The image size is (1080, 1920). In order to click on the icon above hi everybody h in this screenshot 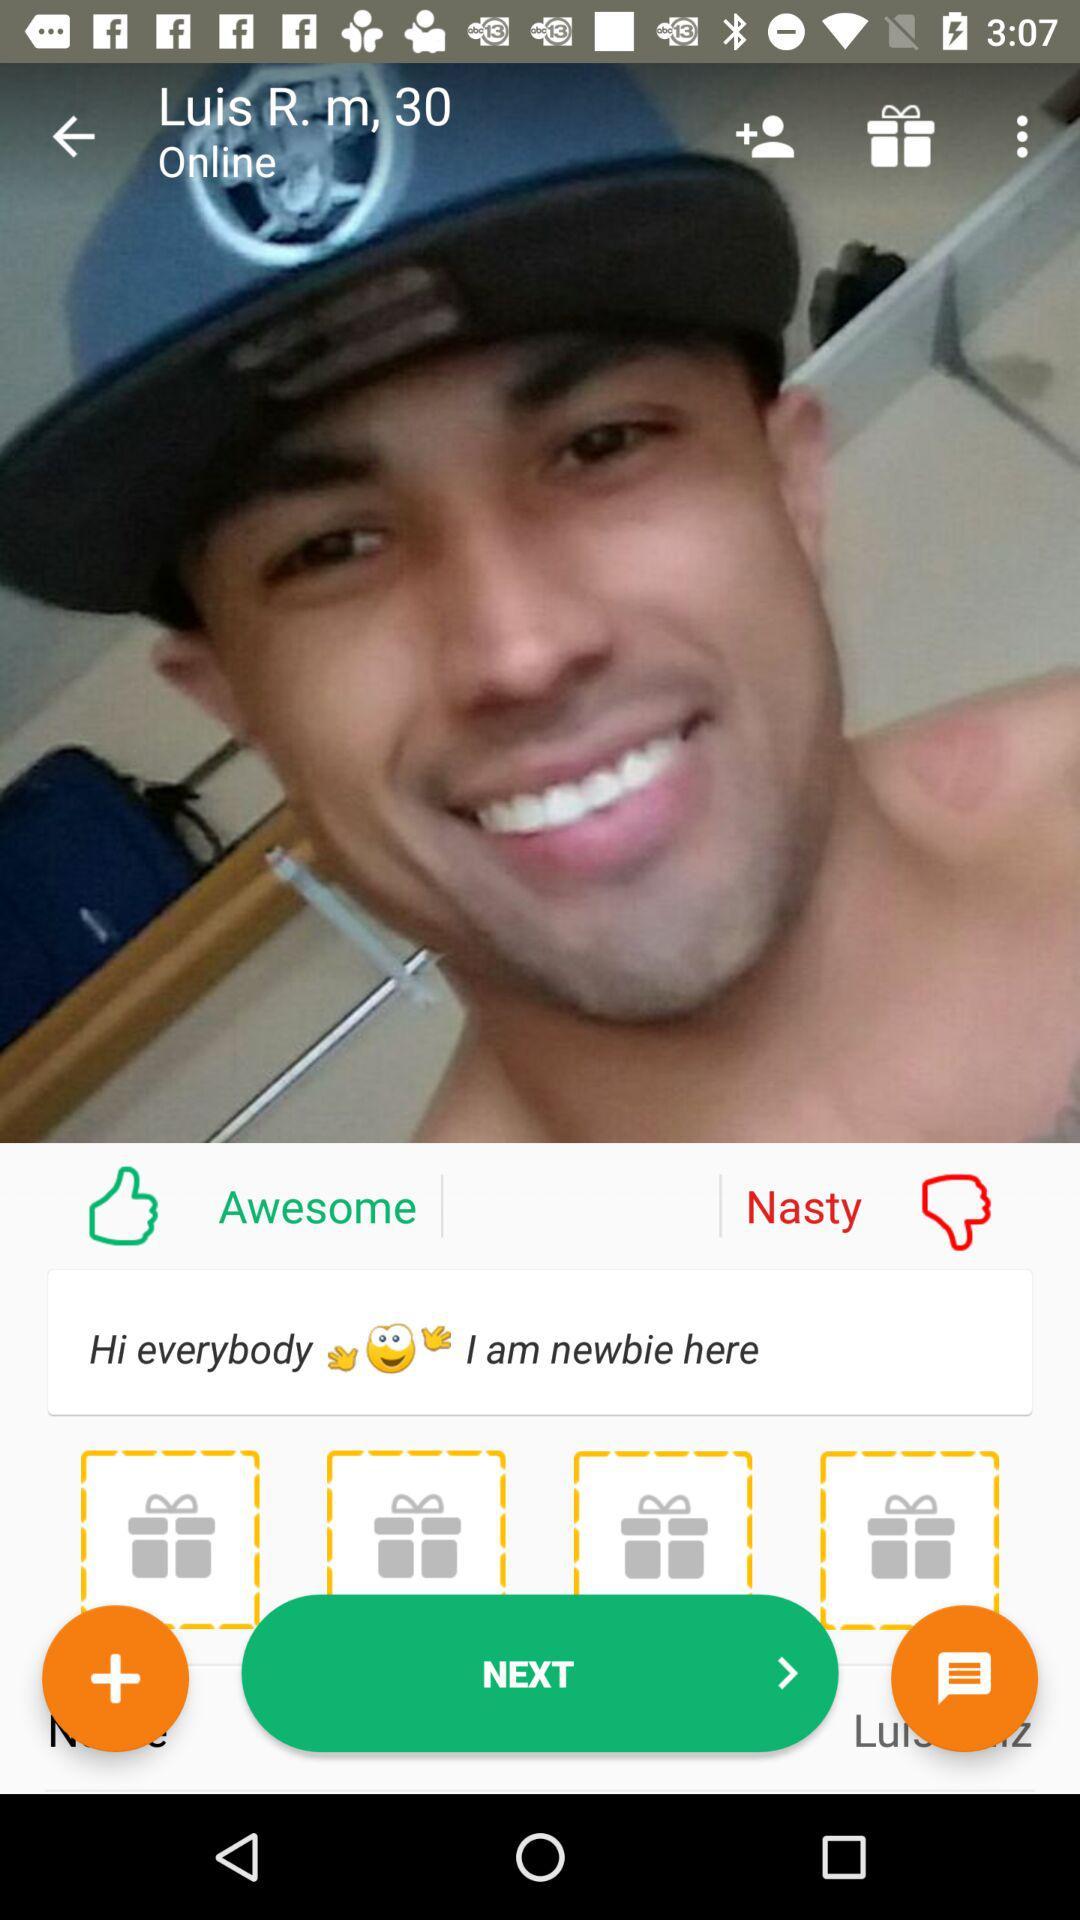, I will do `click(221, 1204)`.